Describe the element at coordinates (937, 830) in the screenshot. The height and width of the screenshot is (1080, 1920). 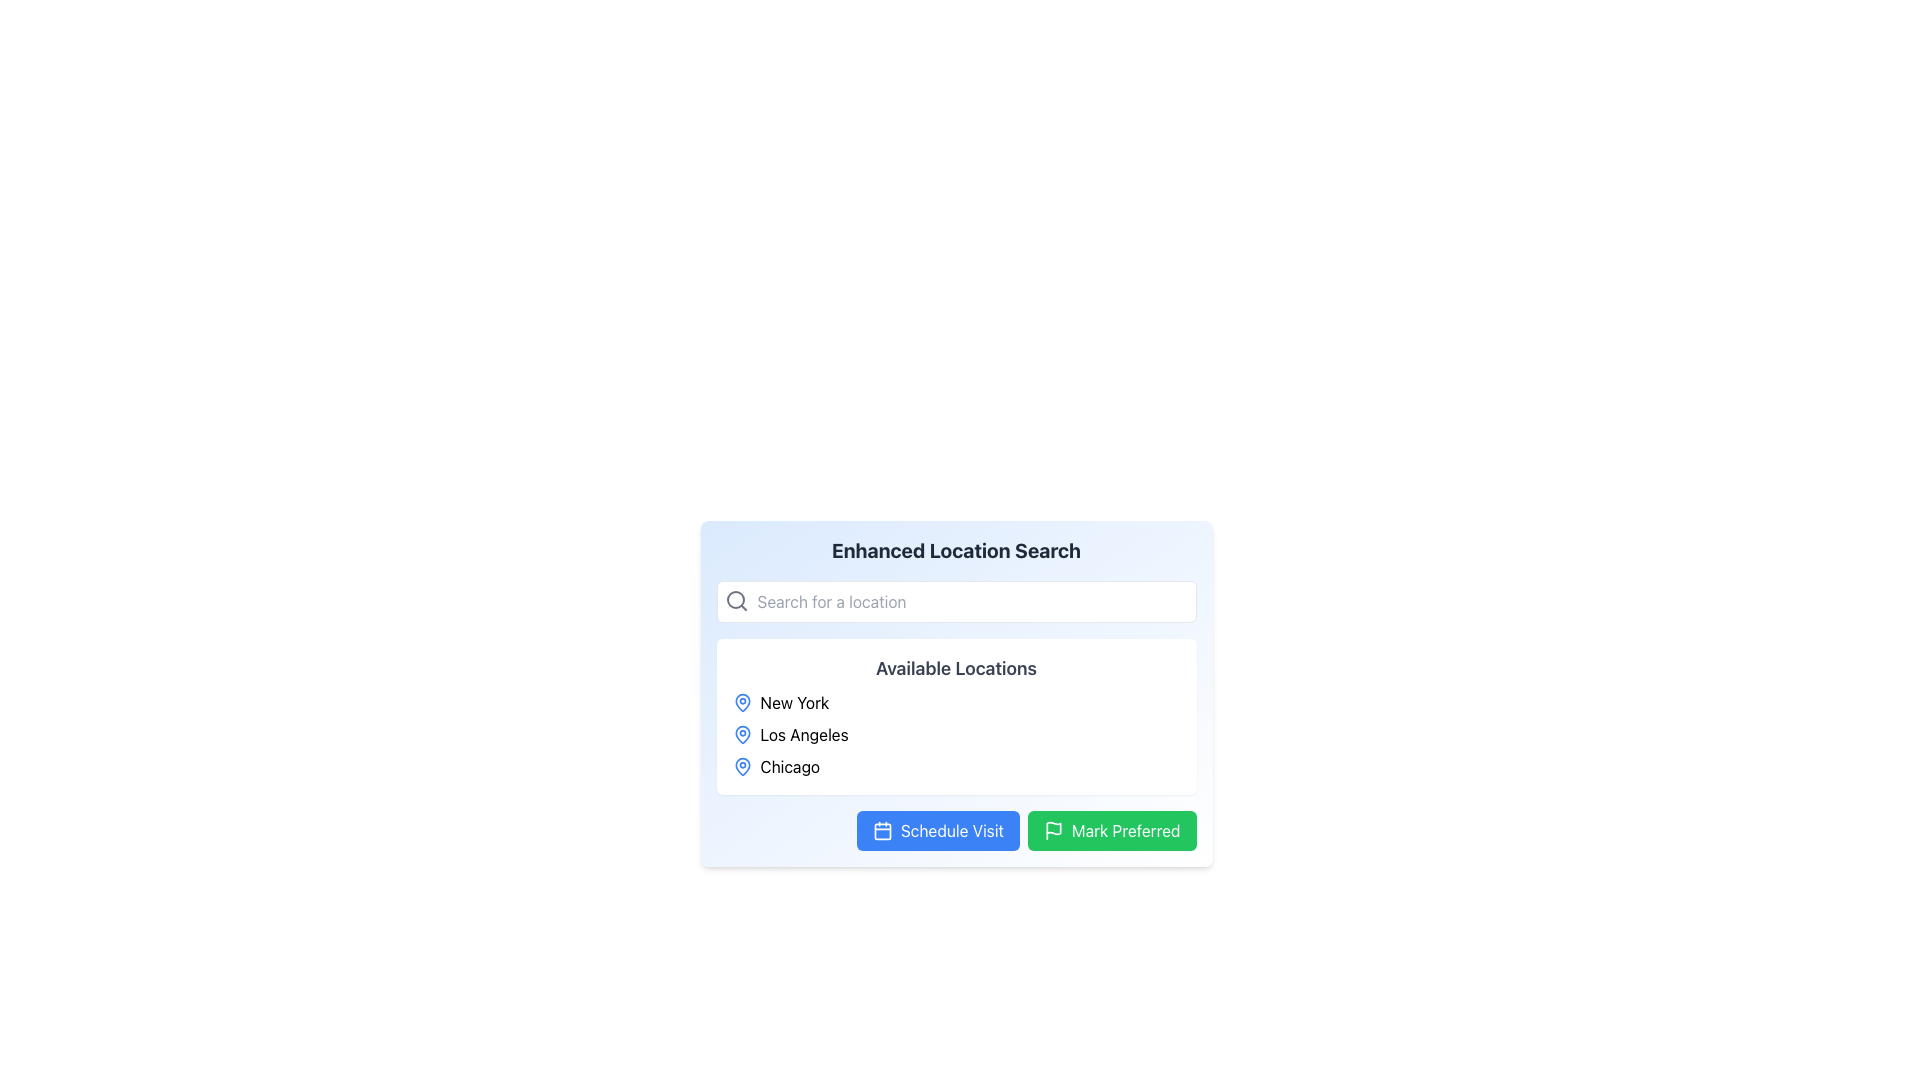
I see `the blue rectangular button labeled 'Schedule Visit' with a white calendar icon to observe the hover effects` at that location.